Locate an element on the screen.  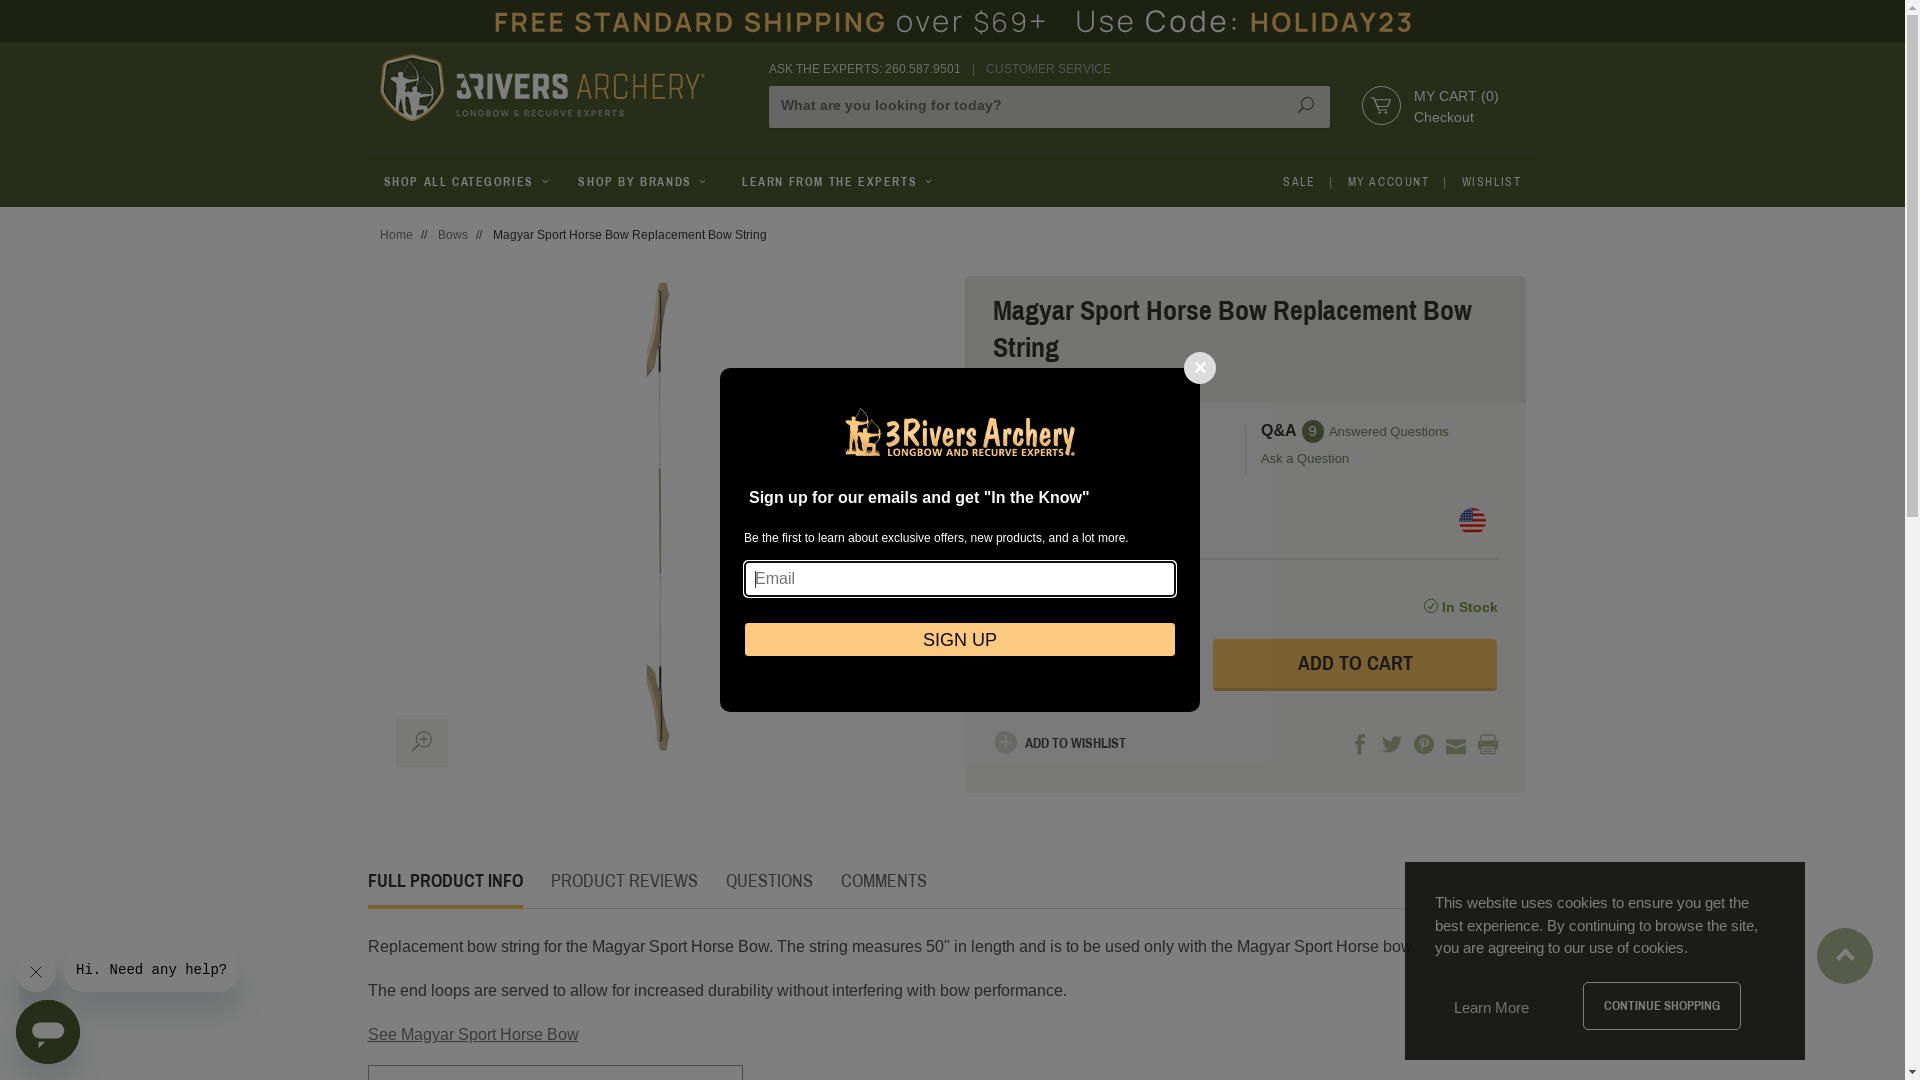
'MY CART (0)' is located at coordinates (1456, 96).